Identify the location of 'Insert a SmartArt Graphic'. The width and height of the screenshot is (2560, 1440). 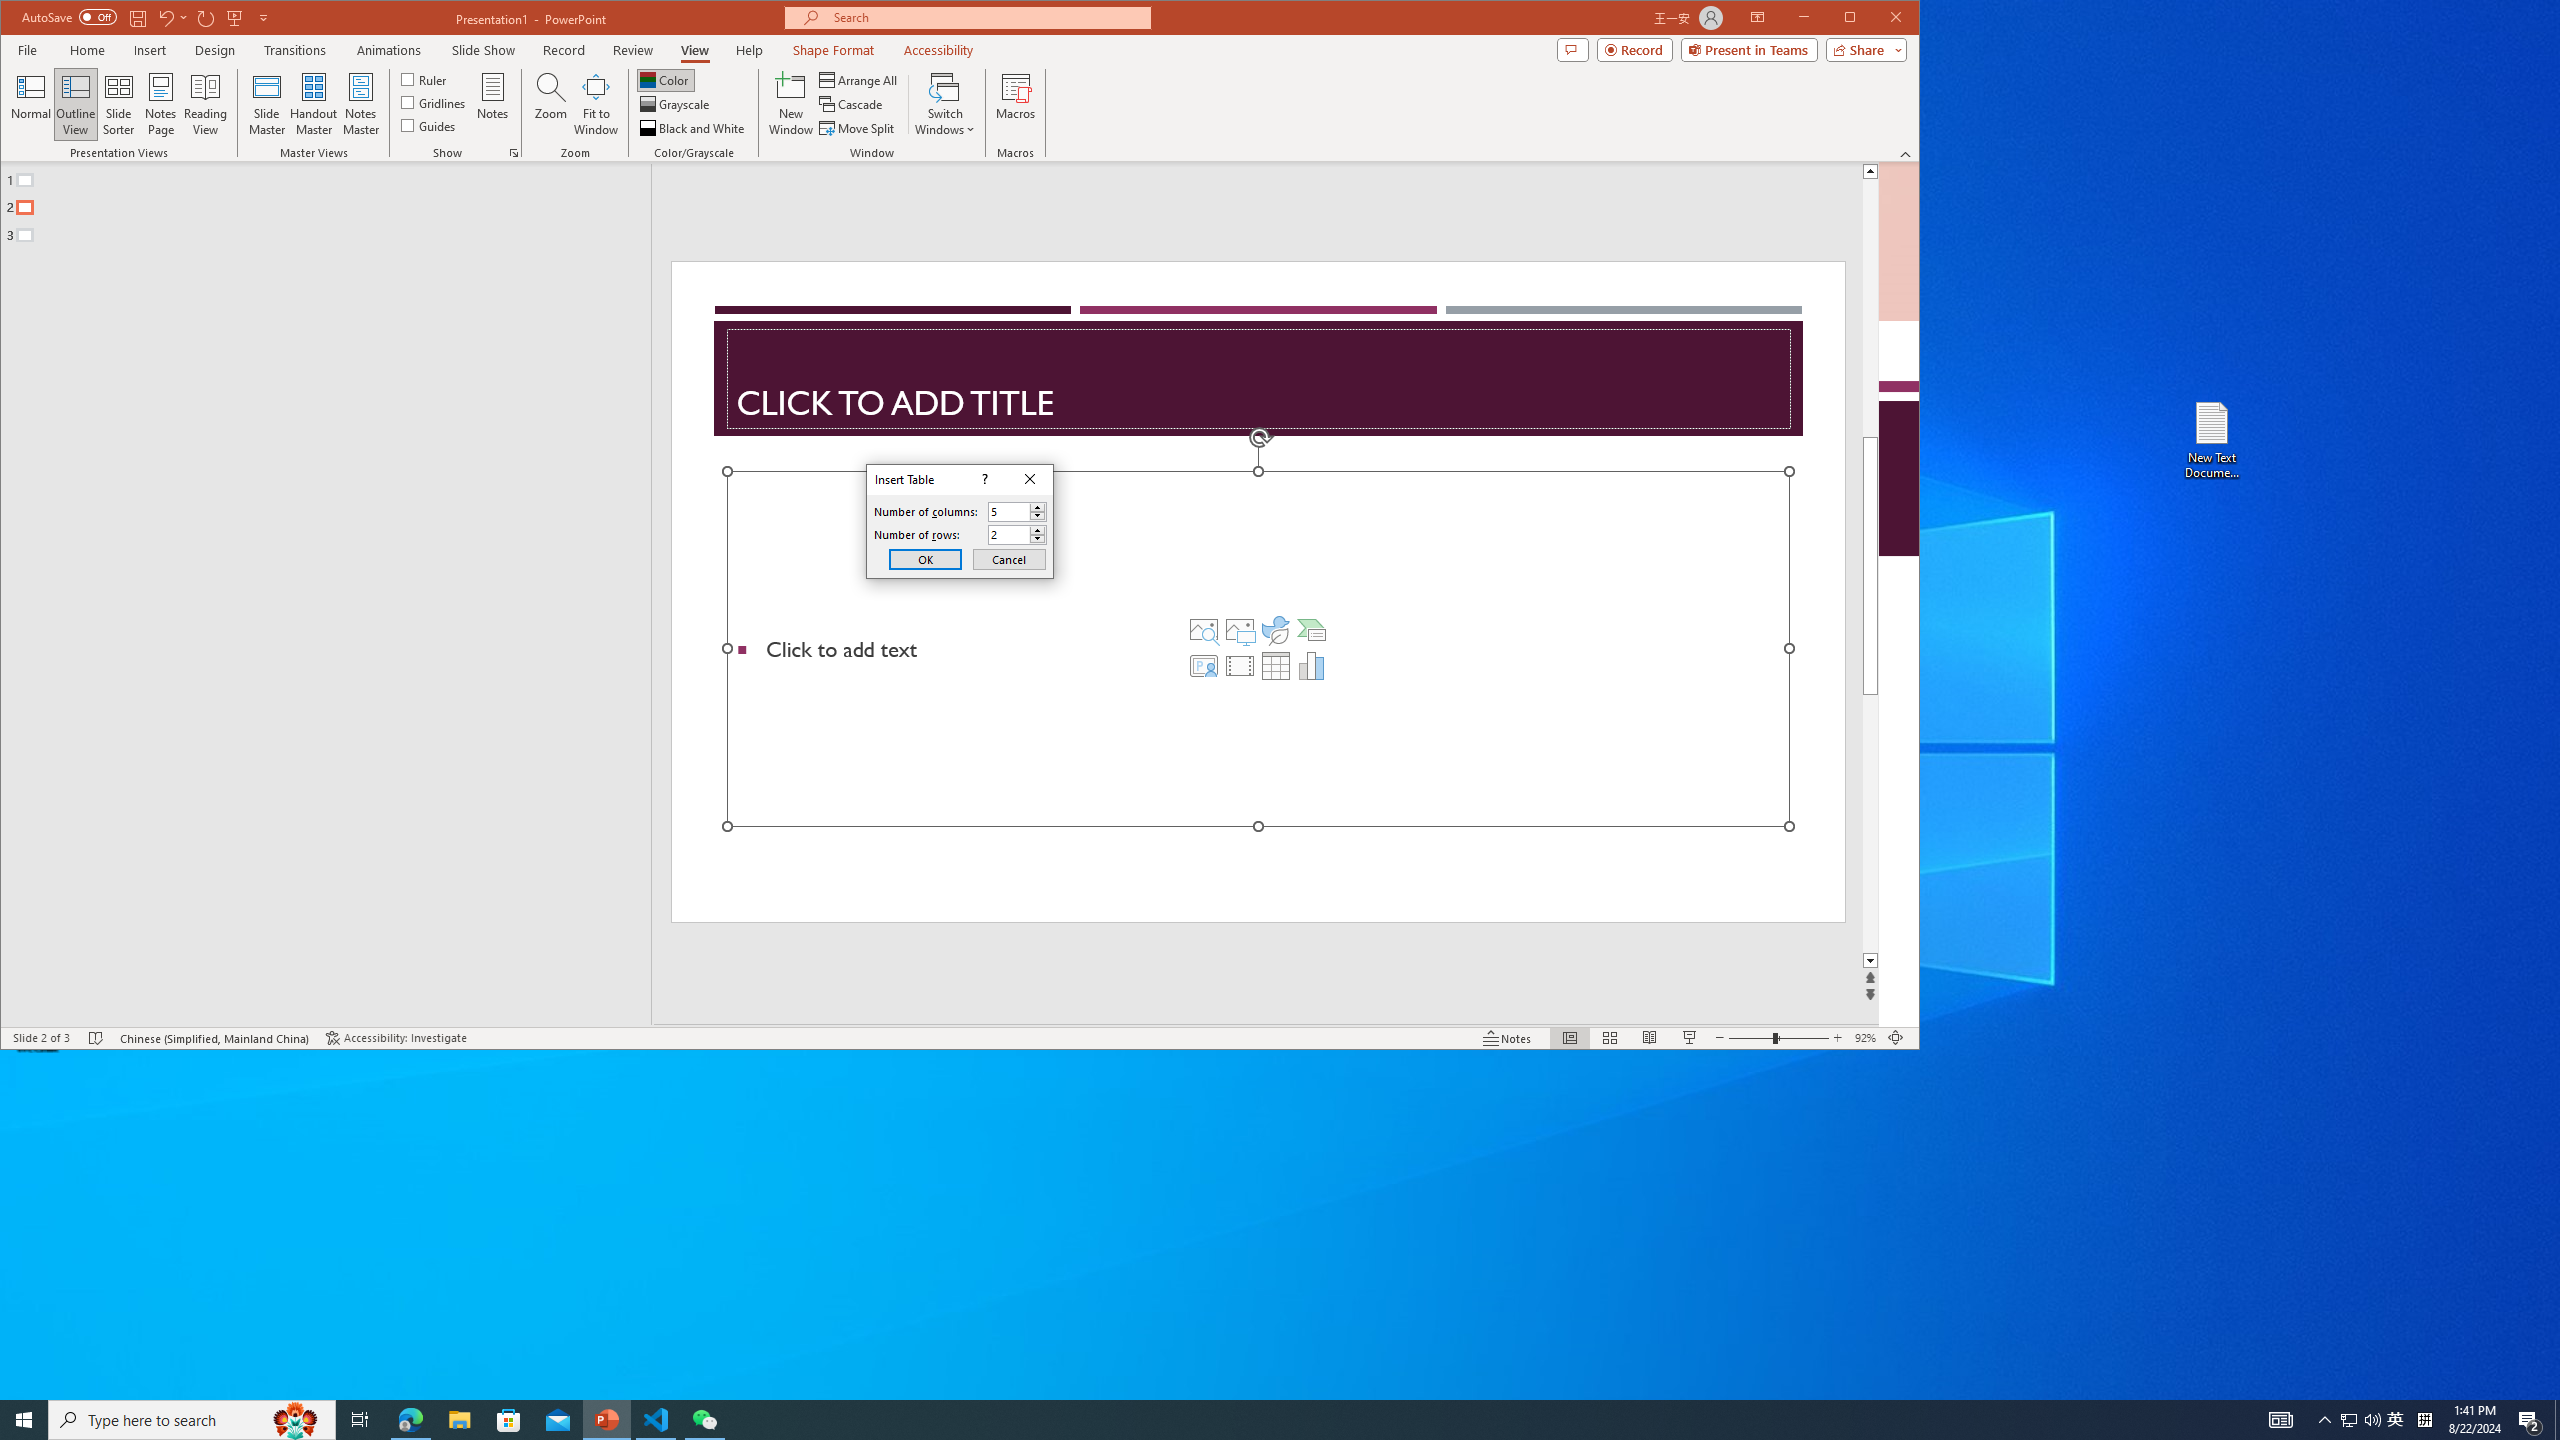
(1312, 629).